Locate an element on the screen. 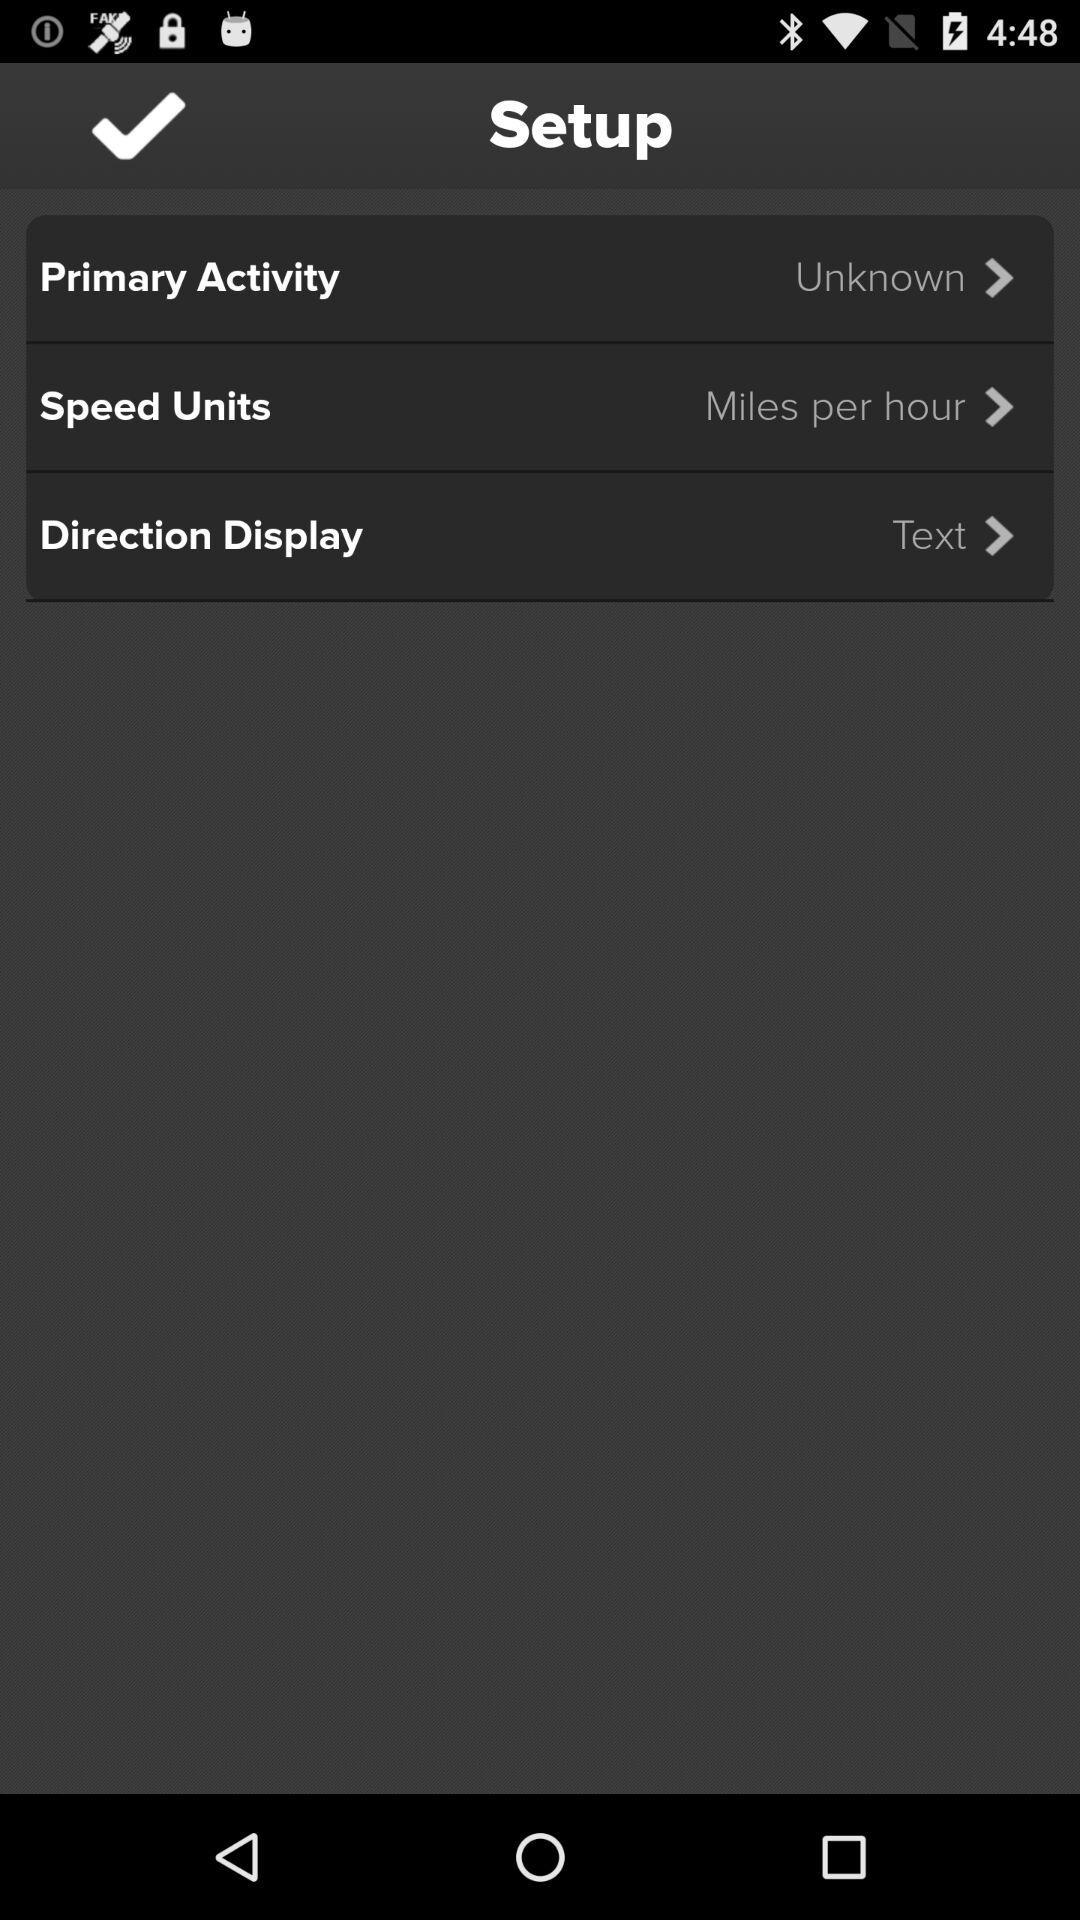 The width and height of the screenshot is (1080, 1920). icon at the top left corner is located at coordinates (137, 124).